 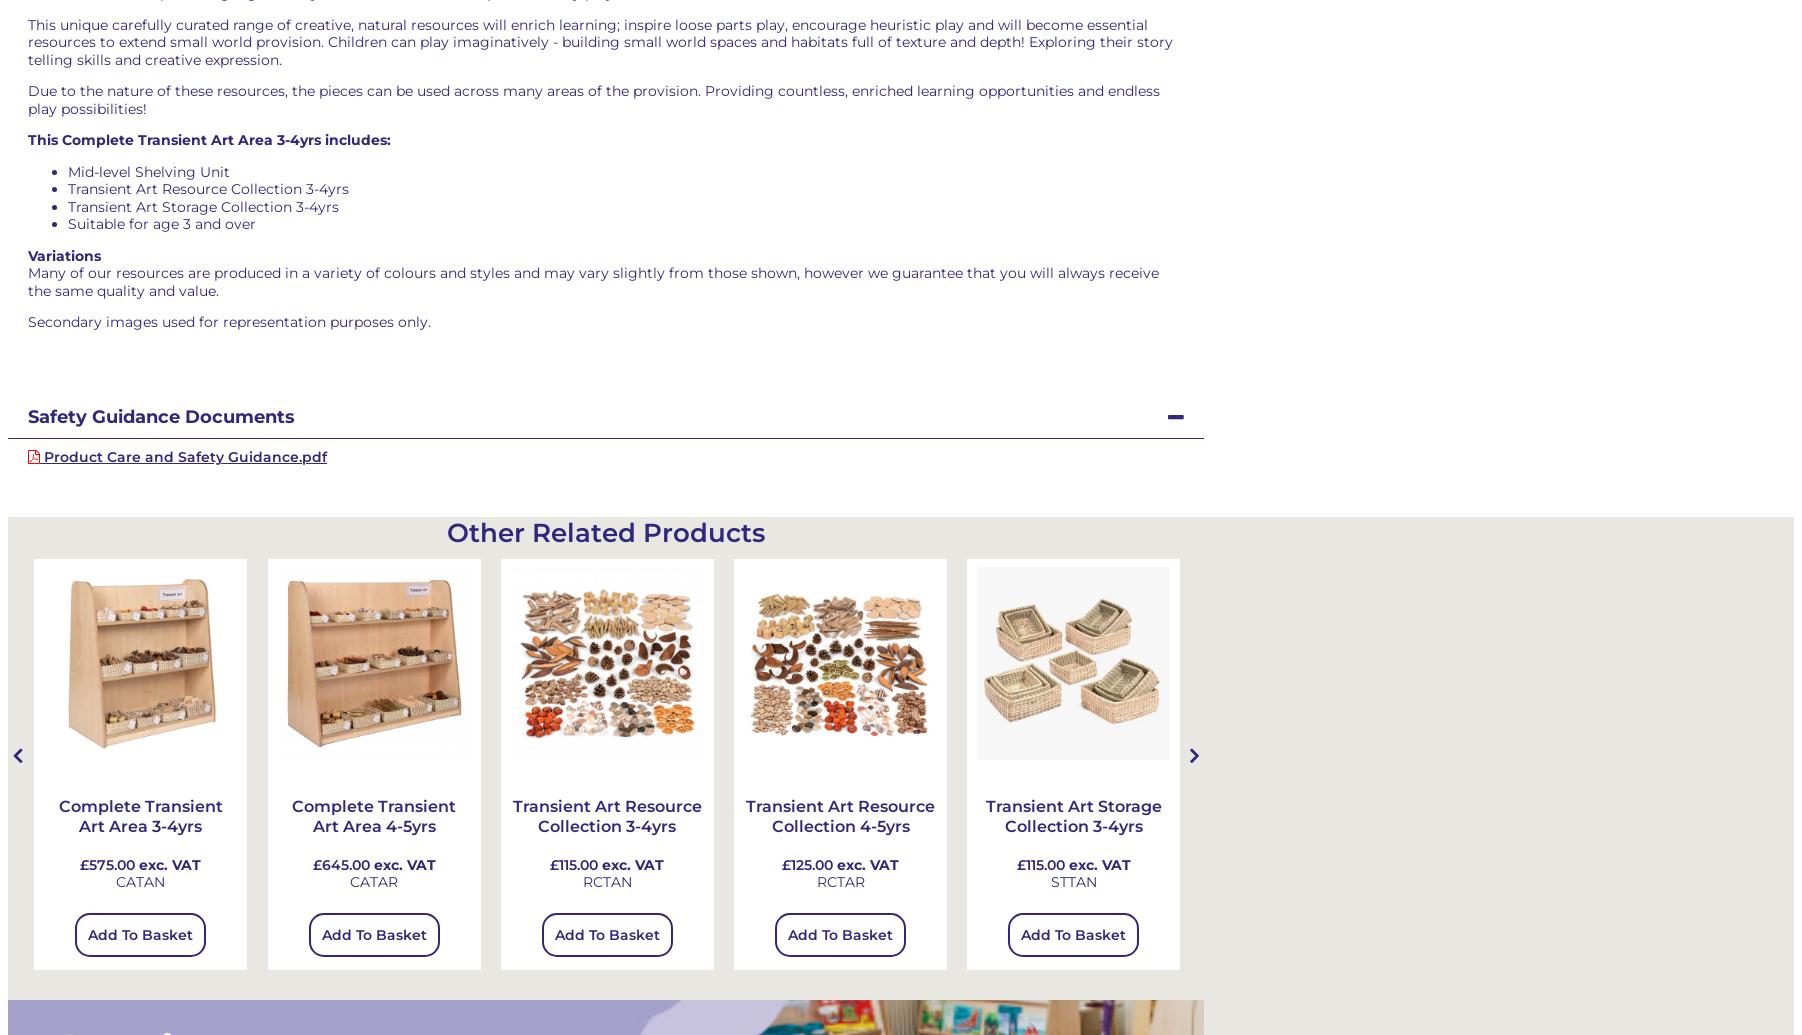 I want to click on 'Suitable for age 3 and over', so click(x=161, y=223).